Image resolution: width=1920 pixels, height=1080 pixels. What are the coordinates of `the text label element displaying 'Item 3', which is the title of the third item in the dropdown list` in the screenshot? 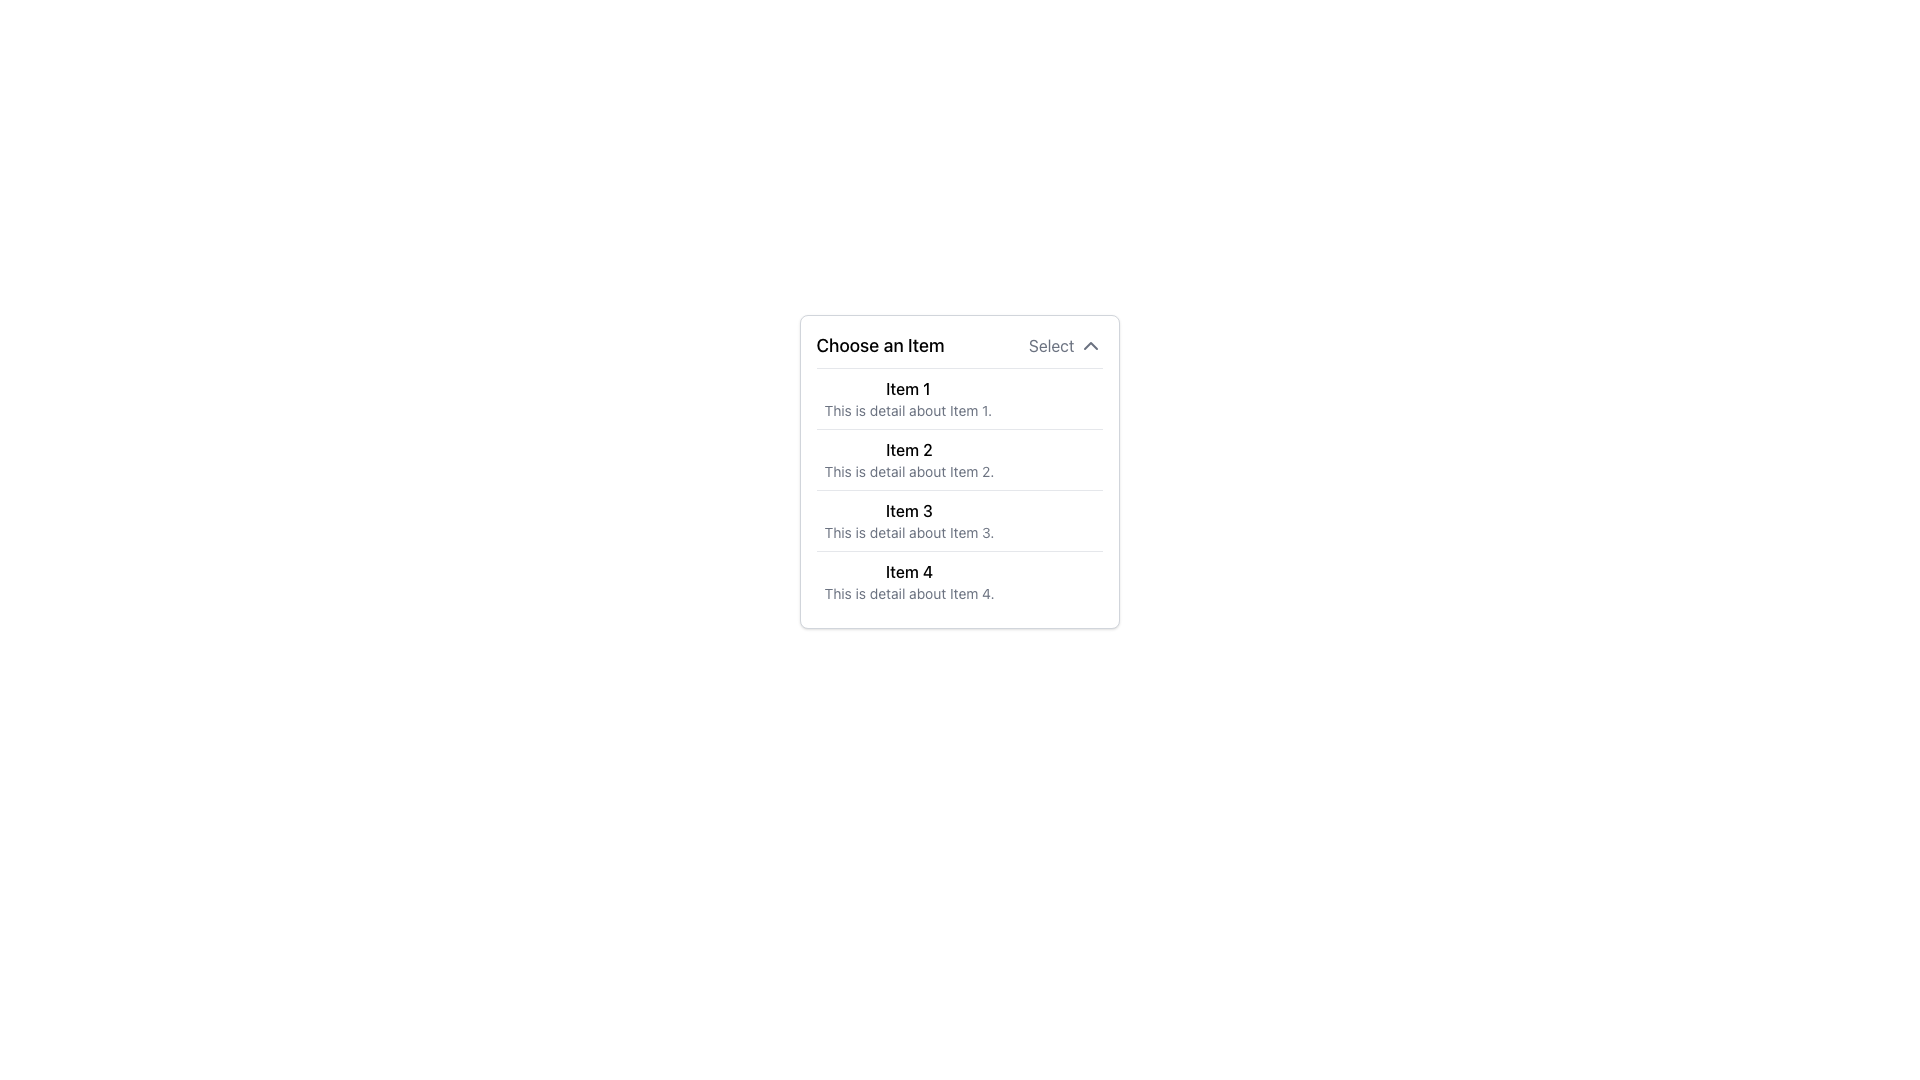 It's located at (908, 509).